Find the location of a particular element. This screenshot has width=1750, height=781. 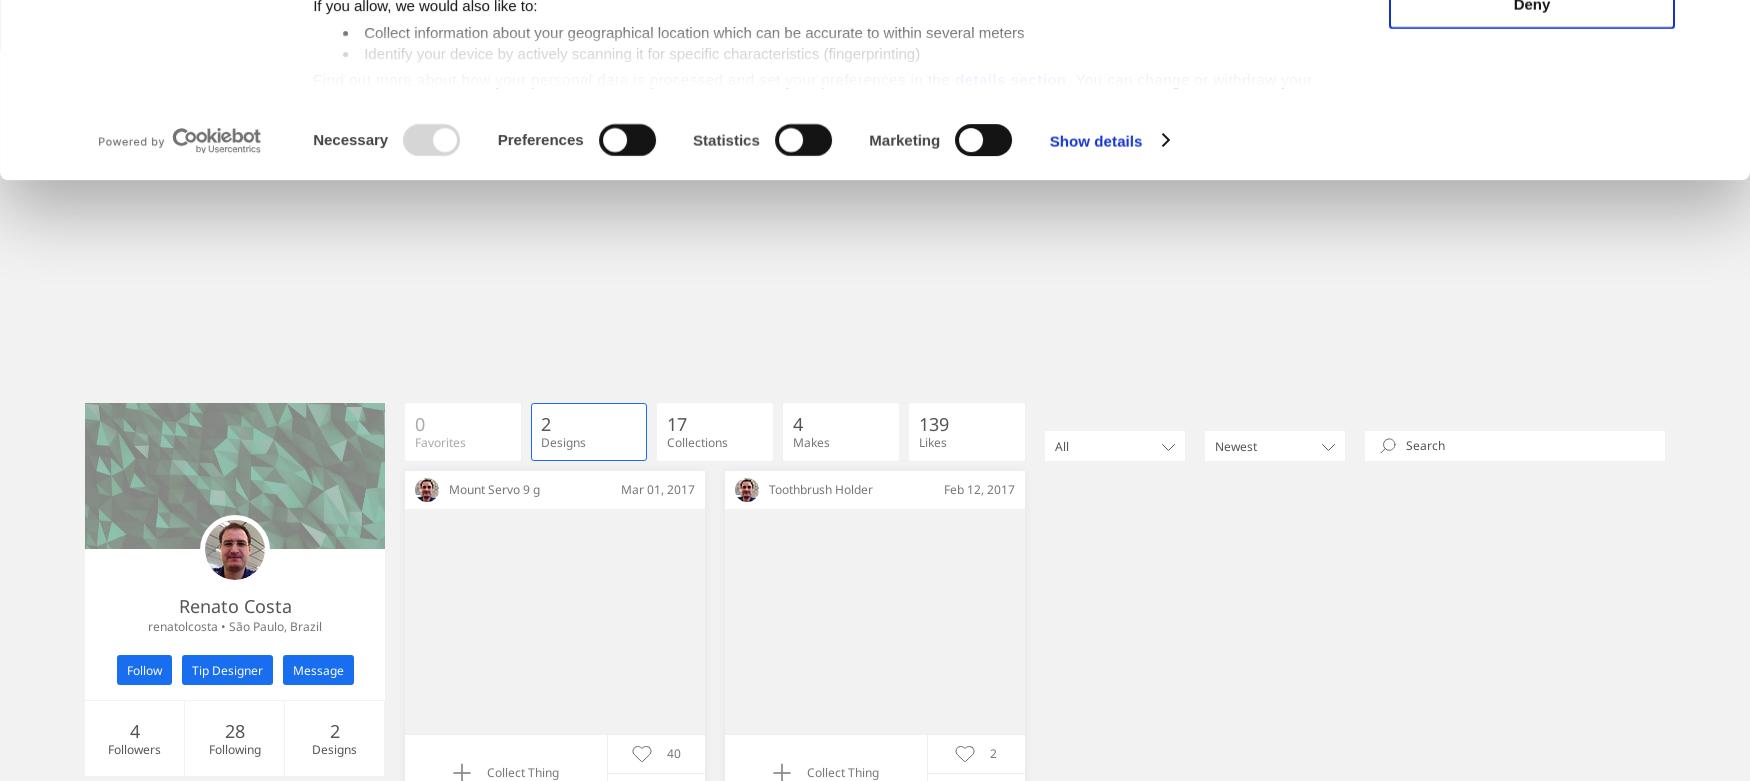

'Deny' is located at coordinates (1530, 162).